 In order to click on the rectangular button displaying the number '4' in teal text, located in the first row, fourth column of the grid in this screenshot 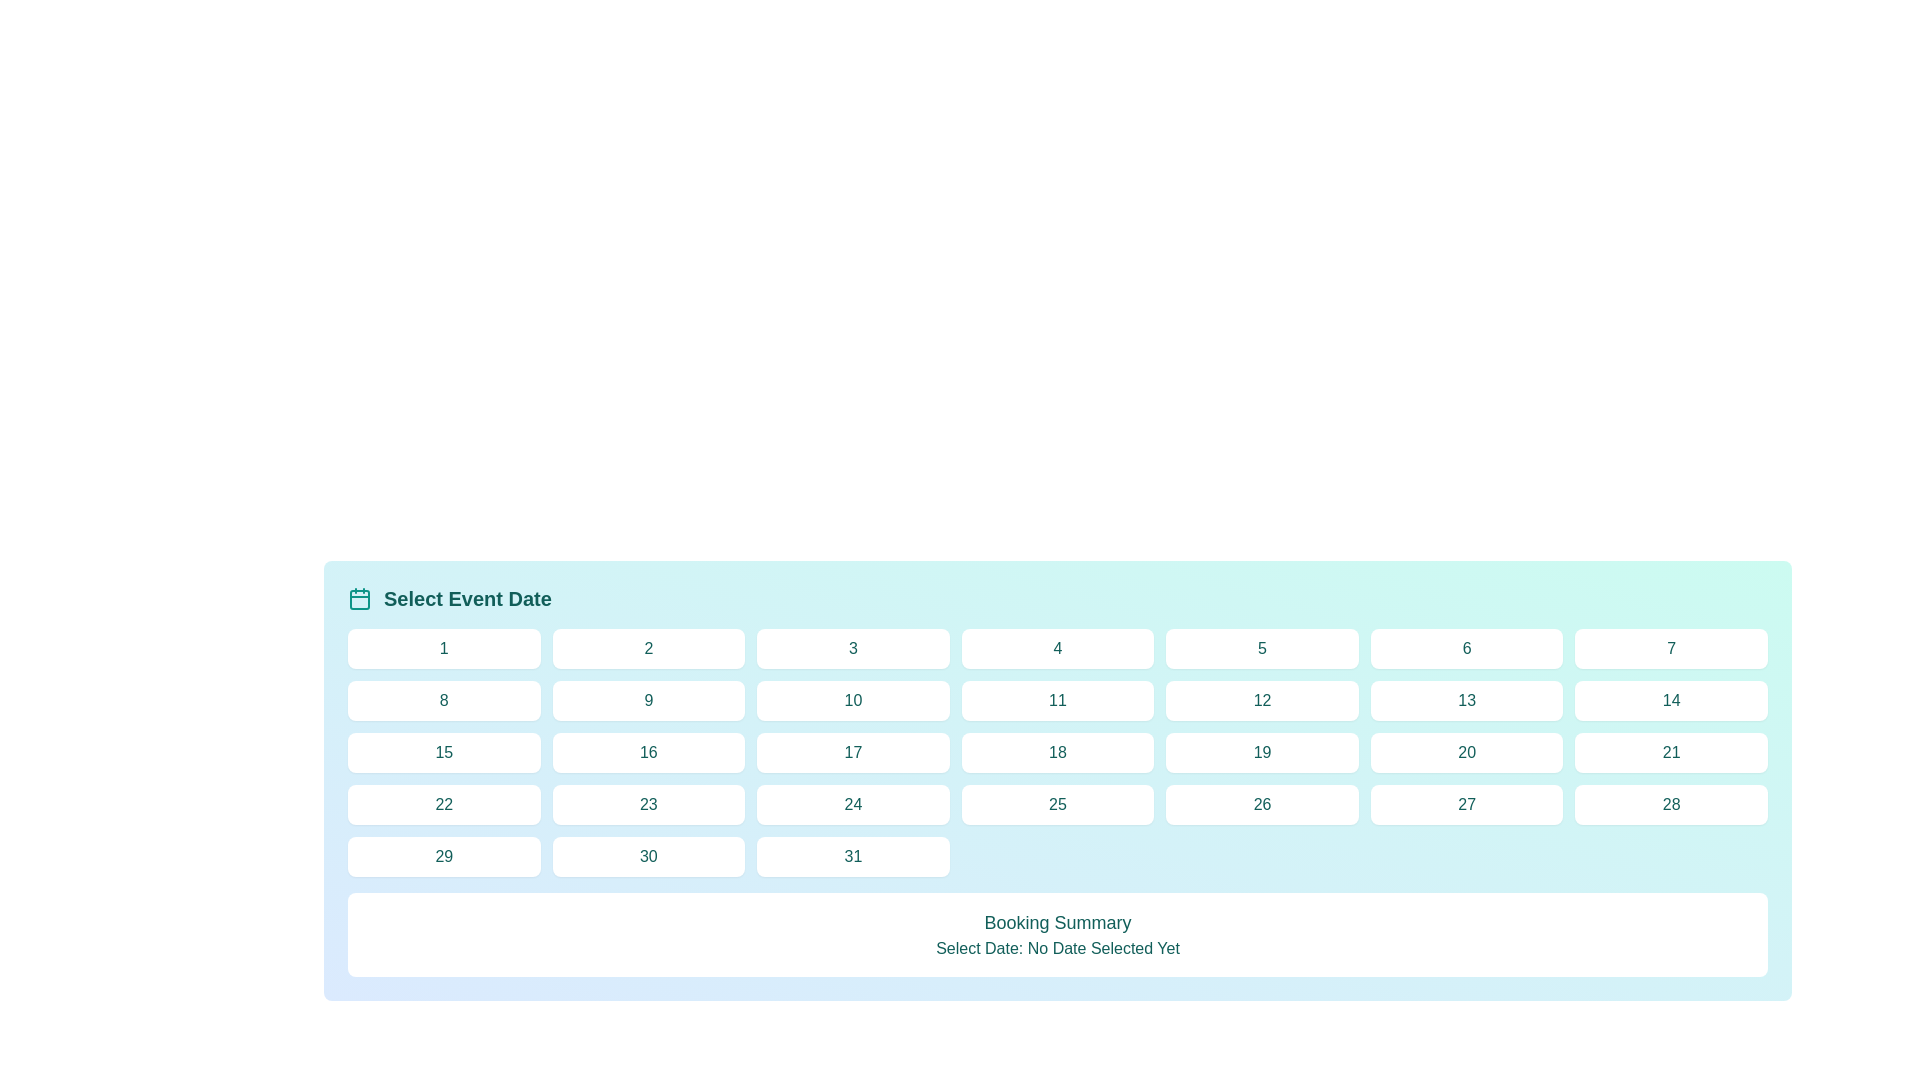, I will do `click(1056, 648)`.